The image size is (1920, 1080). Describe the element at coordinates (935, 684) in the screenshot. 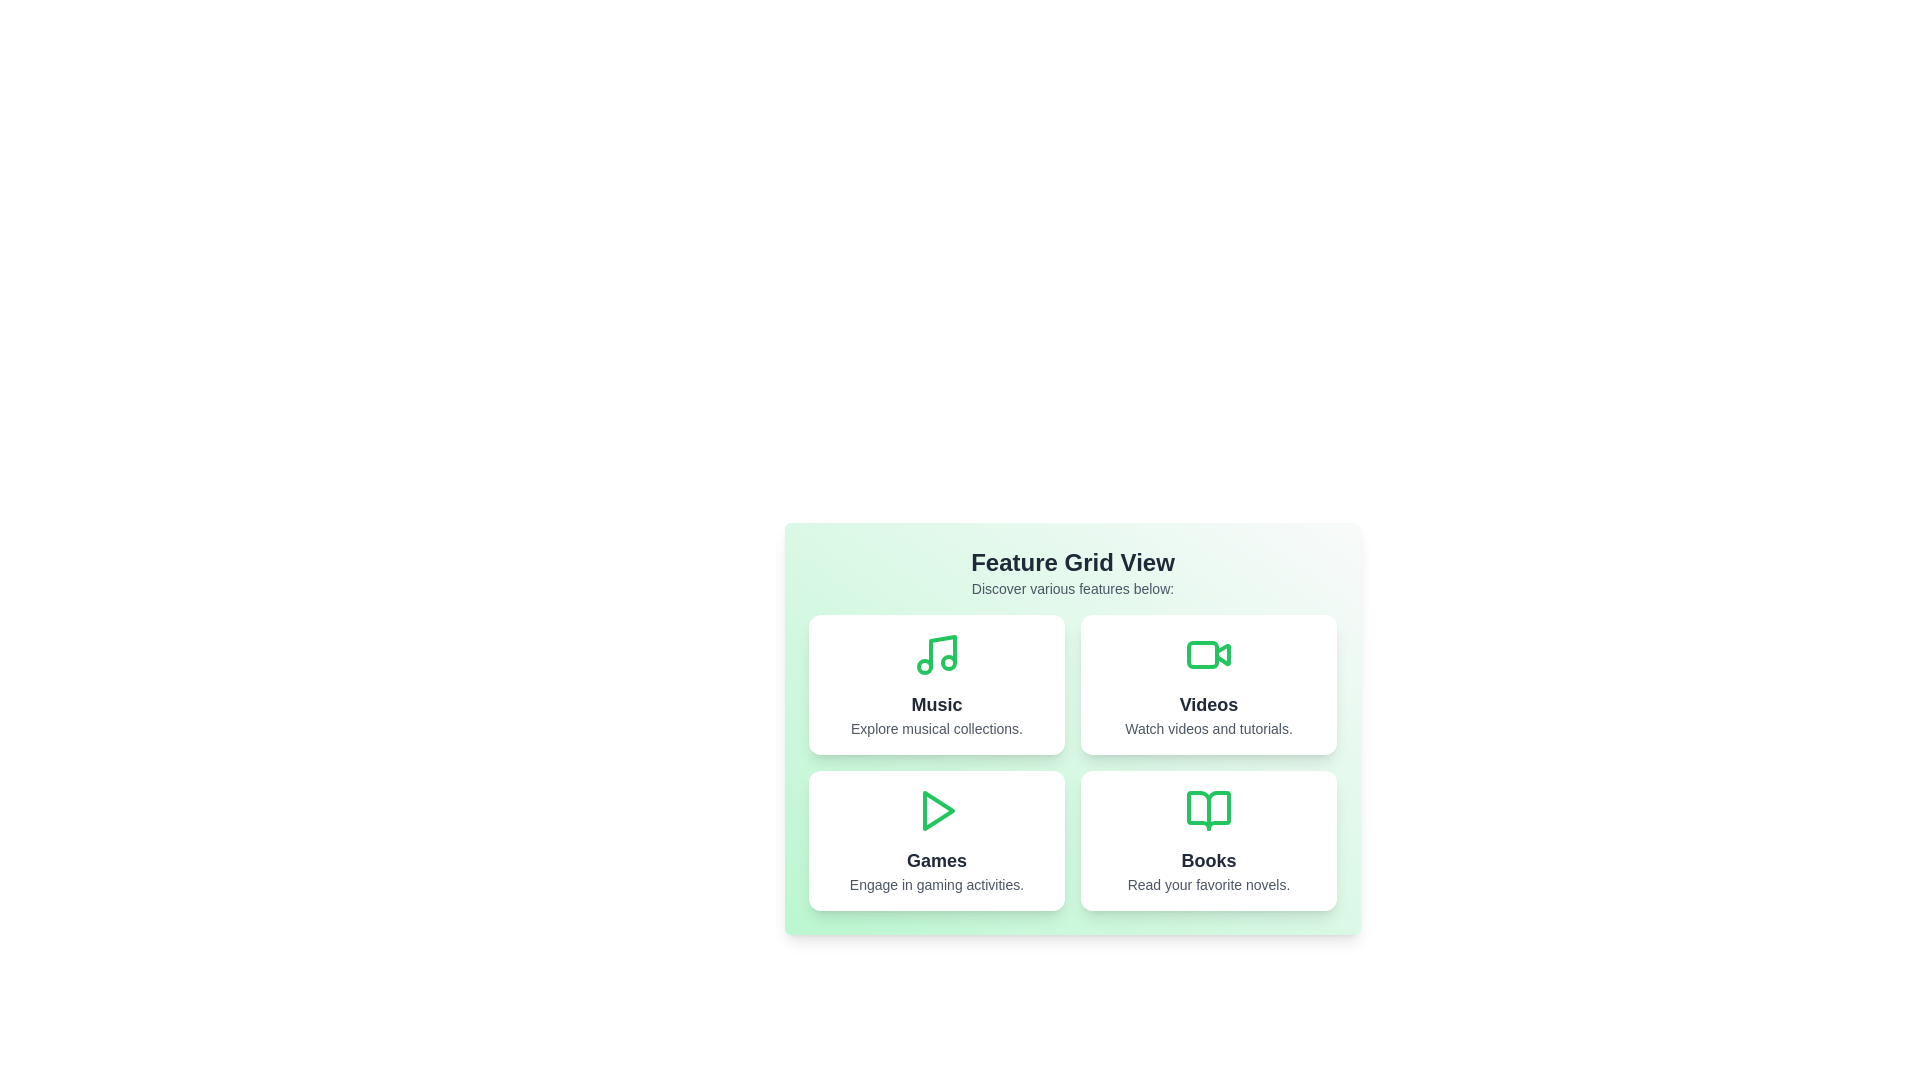

I see `the Music card to explore its functionality` at that location.